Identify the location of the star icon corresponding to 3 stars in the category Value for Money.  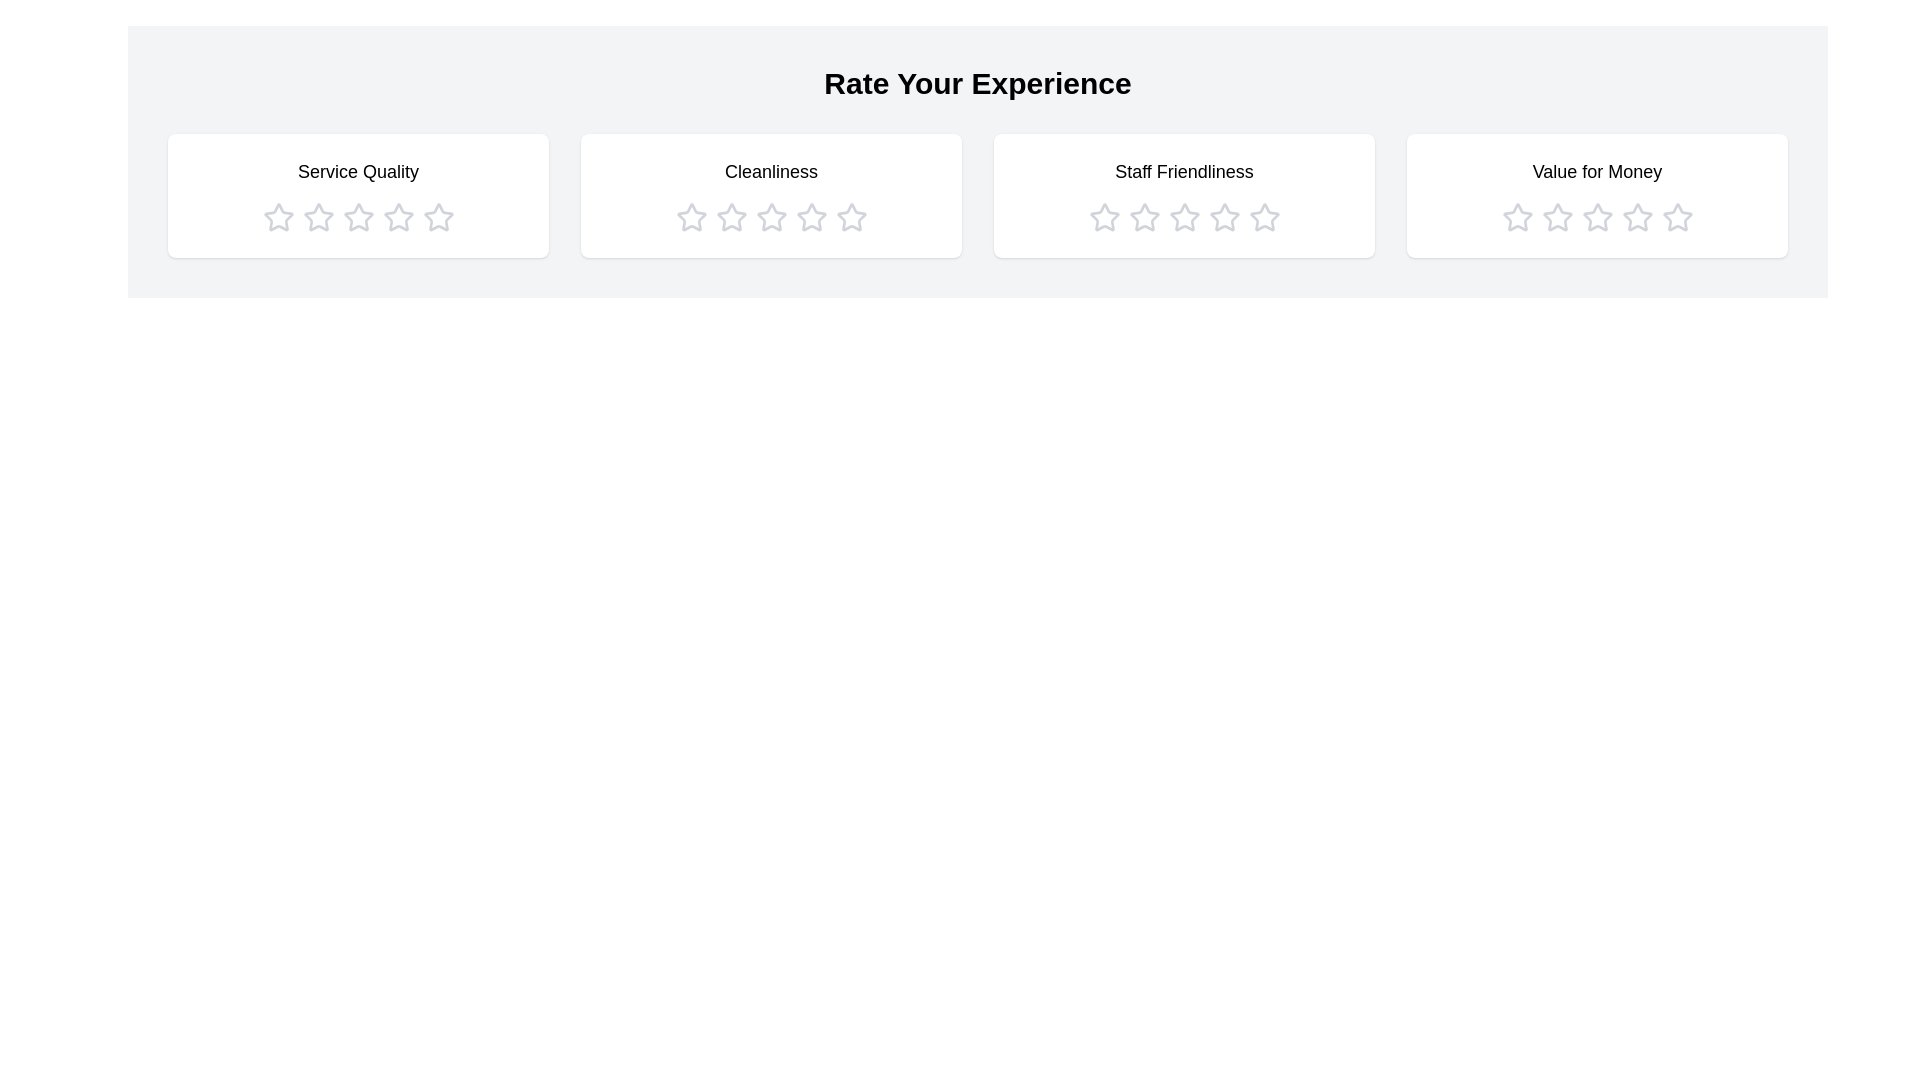
(1596, 218).